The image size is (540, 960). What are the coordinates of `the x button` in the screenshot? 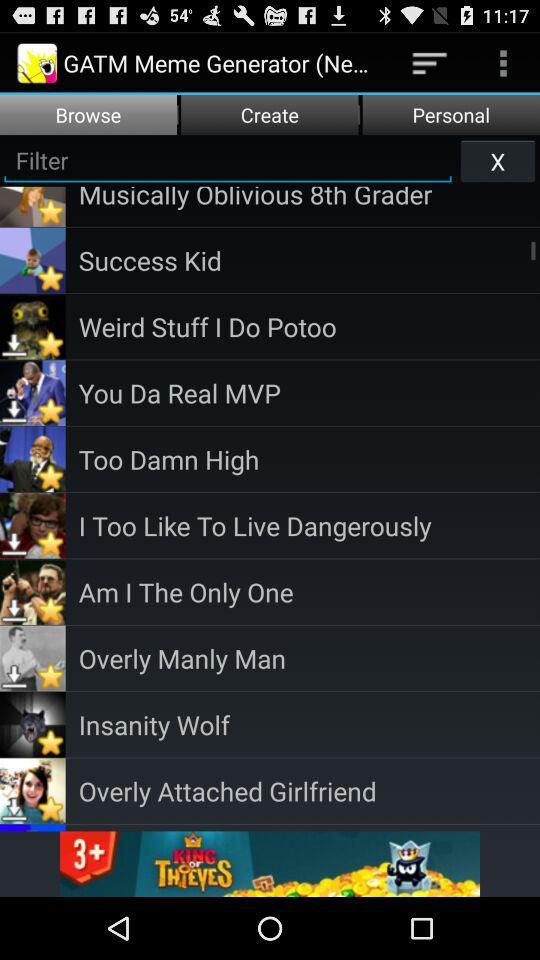 It's located at (496, 159).